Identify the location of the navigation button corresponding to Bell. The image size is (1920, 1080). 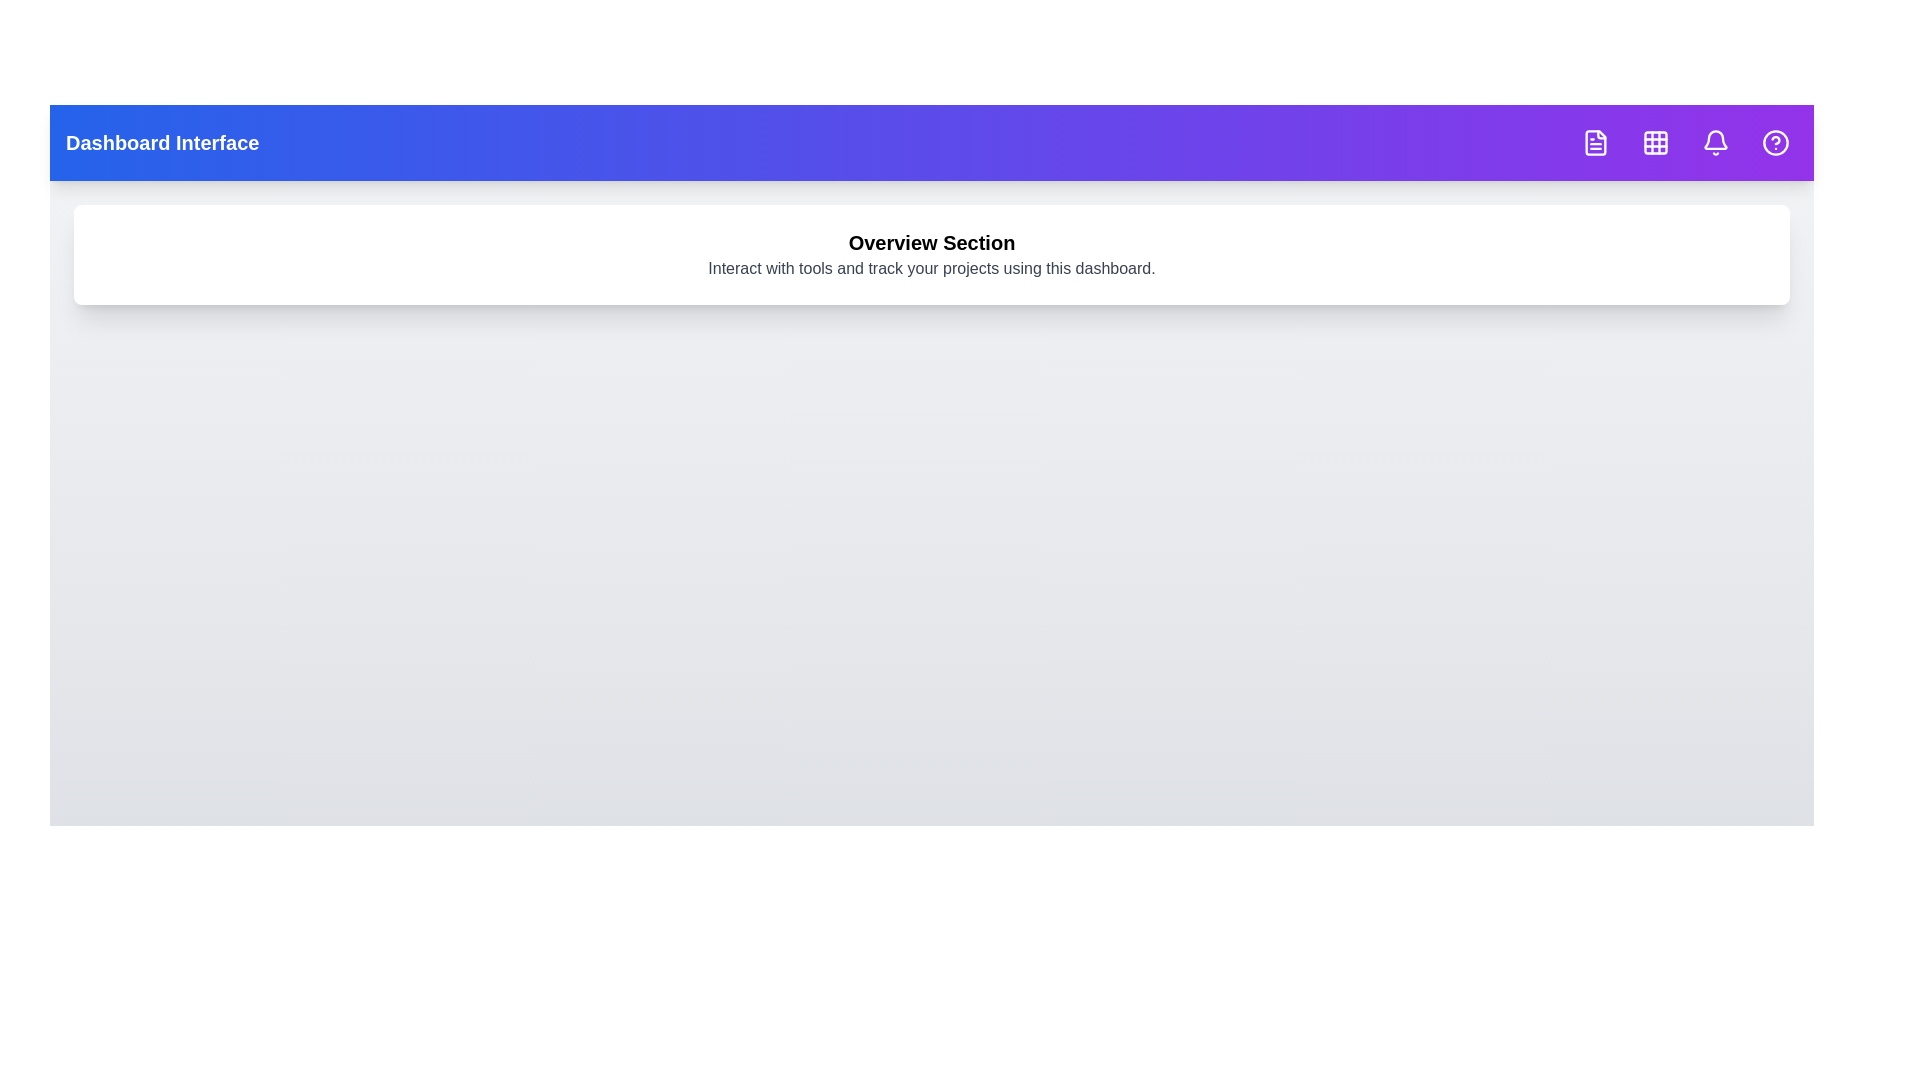
(1715, 141).